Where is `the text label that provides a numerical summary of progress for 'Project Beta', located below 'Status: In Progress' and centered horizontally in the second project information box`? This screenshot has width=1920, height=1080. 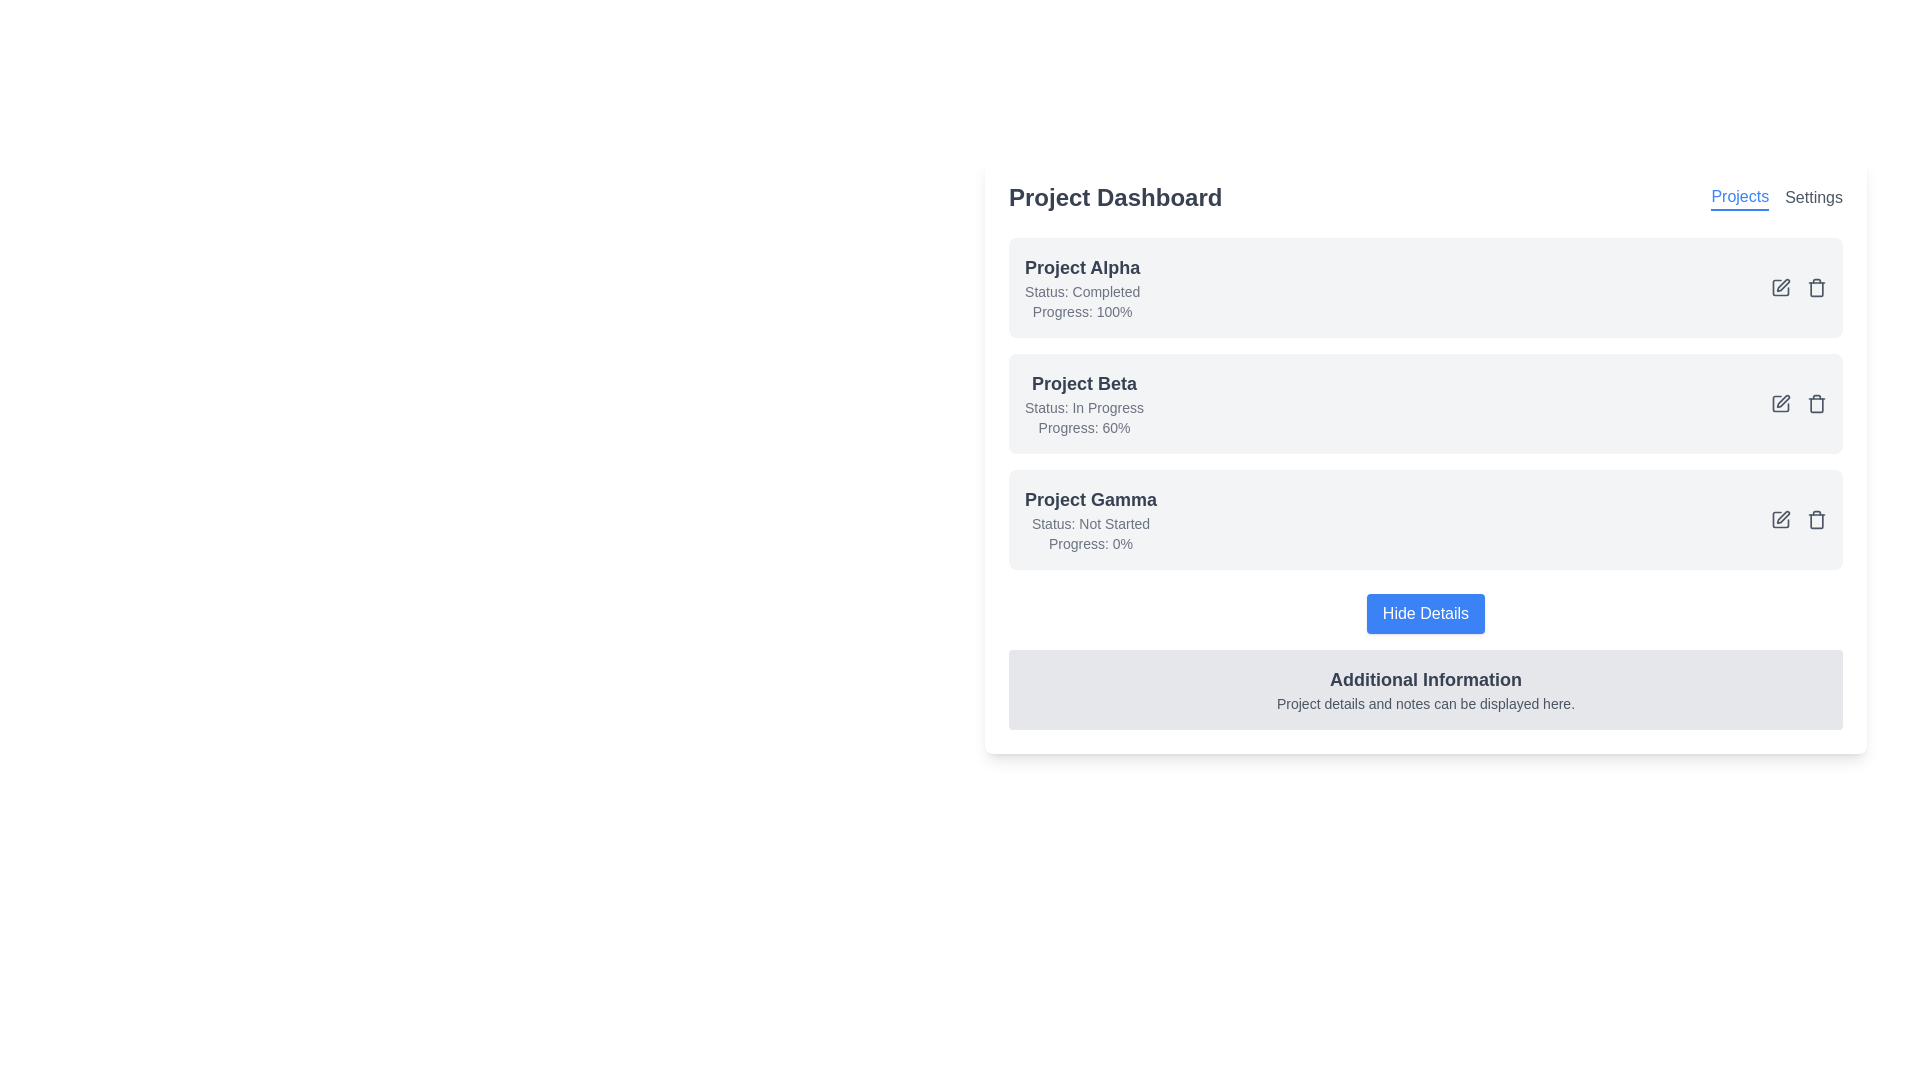
the text label that provides a numerical summary of progress for 'Project Beta', located below 'Status: In Progress' and centered horizontally in the second project information box is located at coordinates (1083, 427).